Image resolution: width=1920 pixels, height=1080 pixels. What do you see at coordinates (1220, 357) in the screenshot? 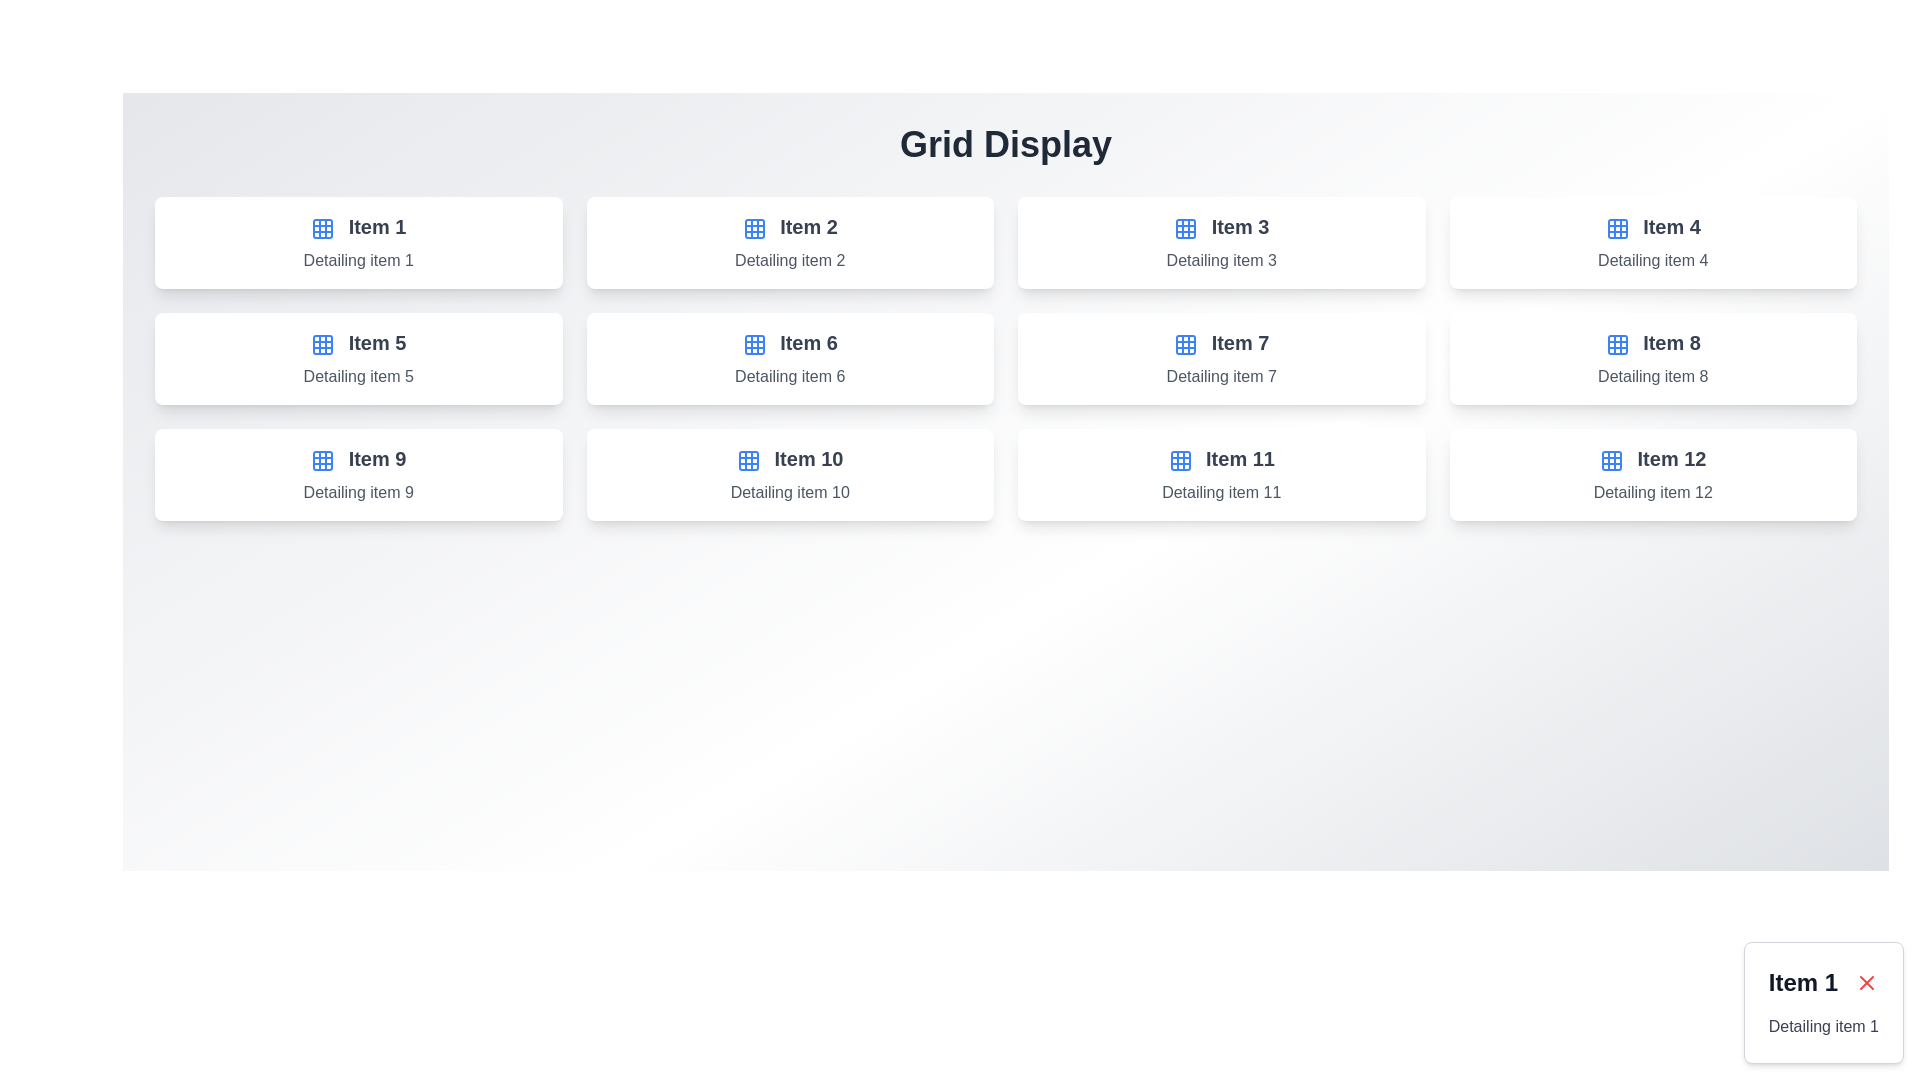
I see `the clickable card that provides a summary or entry point for 'Item 7' details, located` at bounding box center [1220, 357].